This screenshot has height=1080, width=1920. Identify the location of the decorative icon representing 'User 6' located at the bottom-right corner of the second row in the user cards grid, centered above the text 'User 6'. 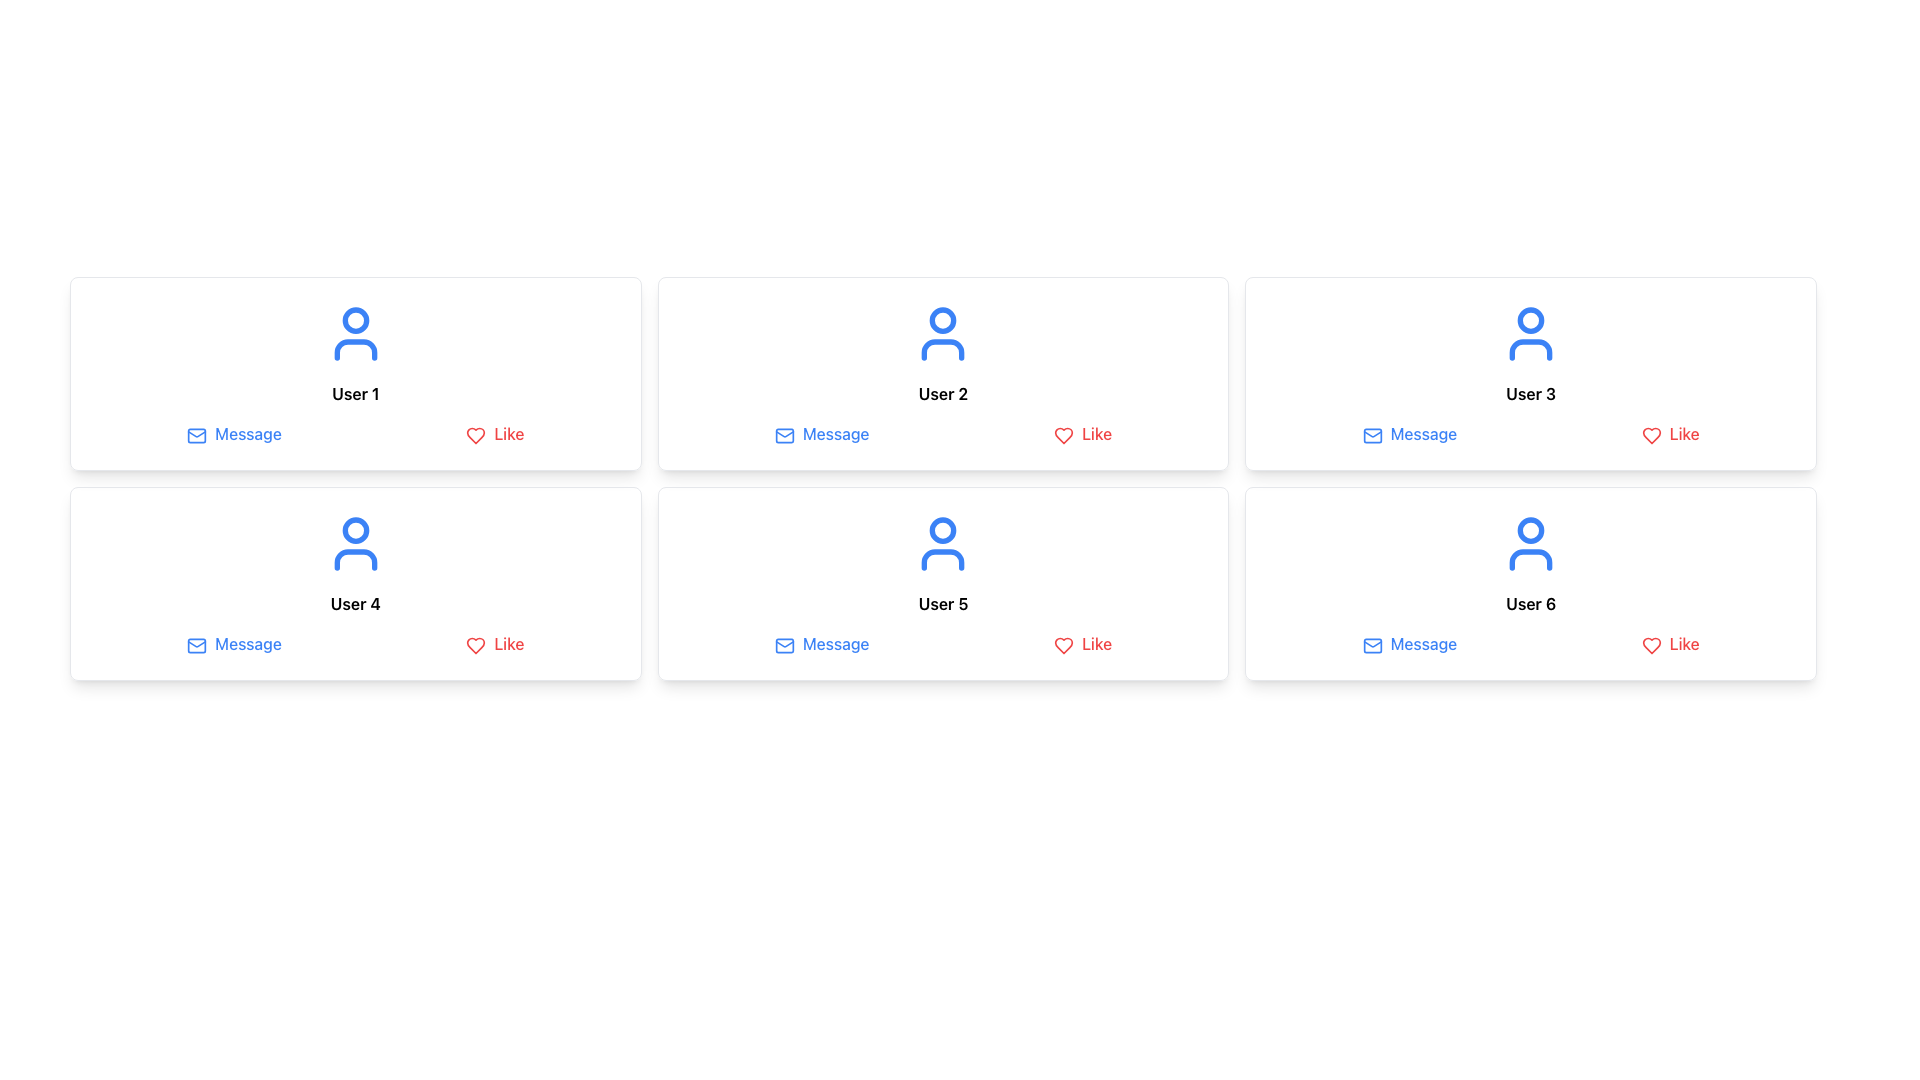
(1530, 543).